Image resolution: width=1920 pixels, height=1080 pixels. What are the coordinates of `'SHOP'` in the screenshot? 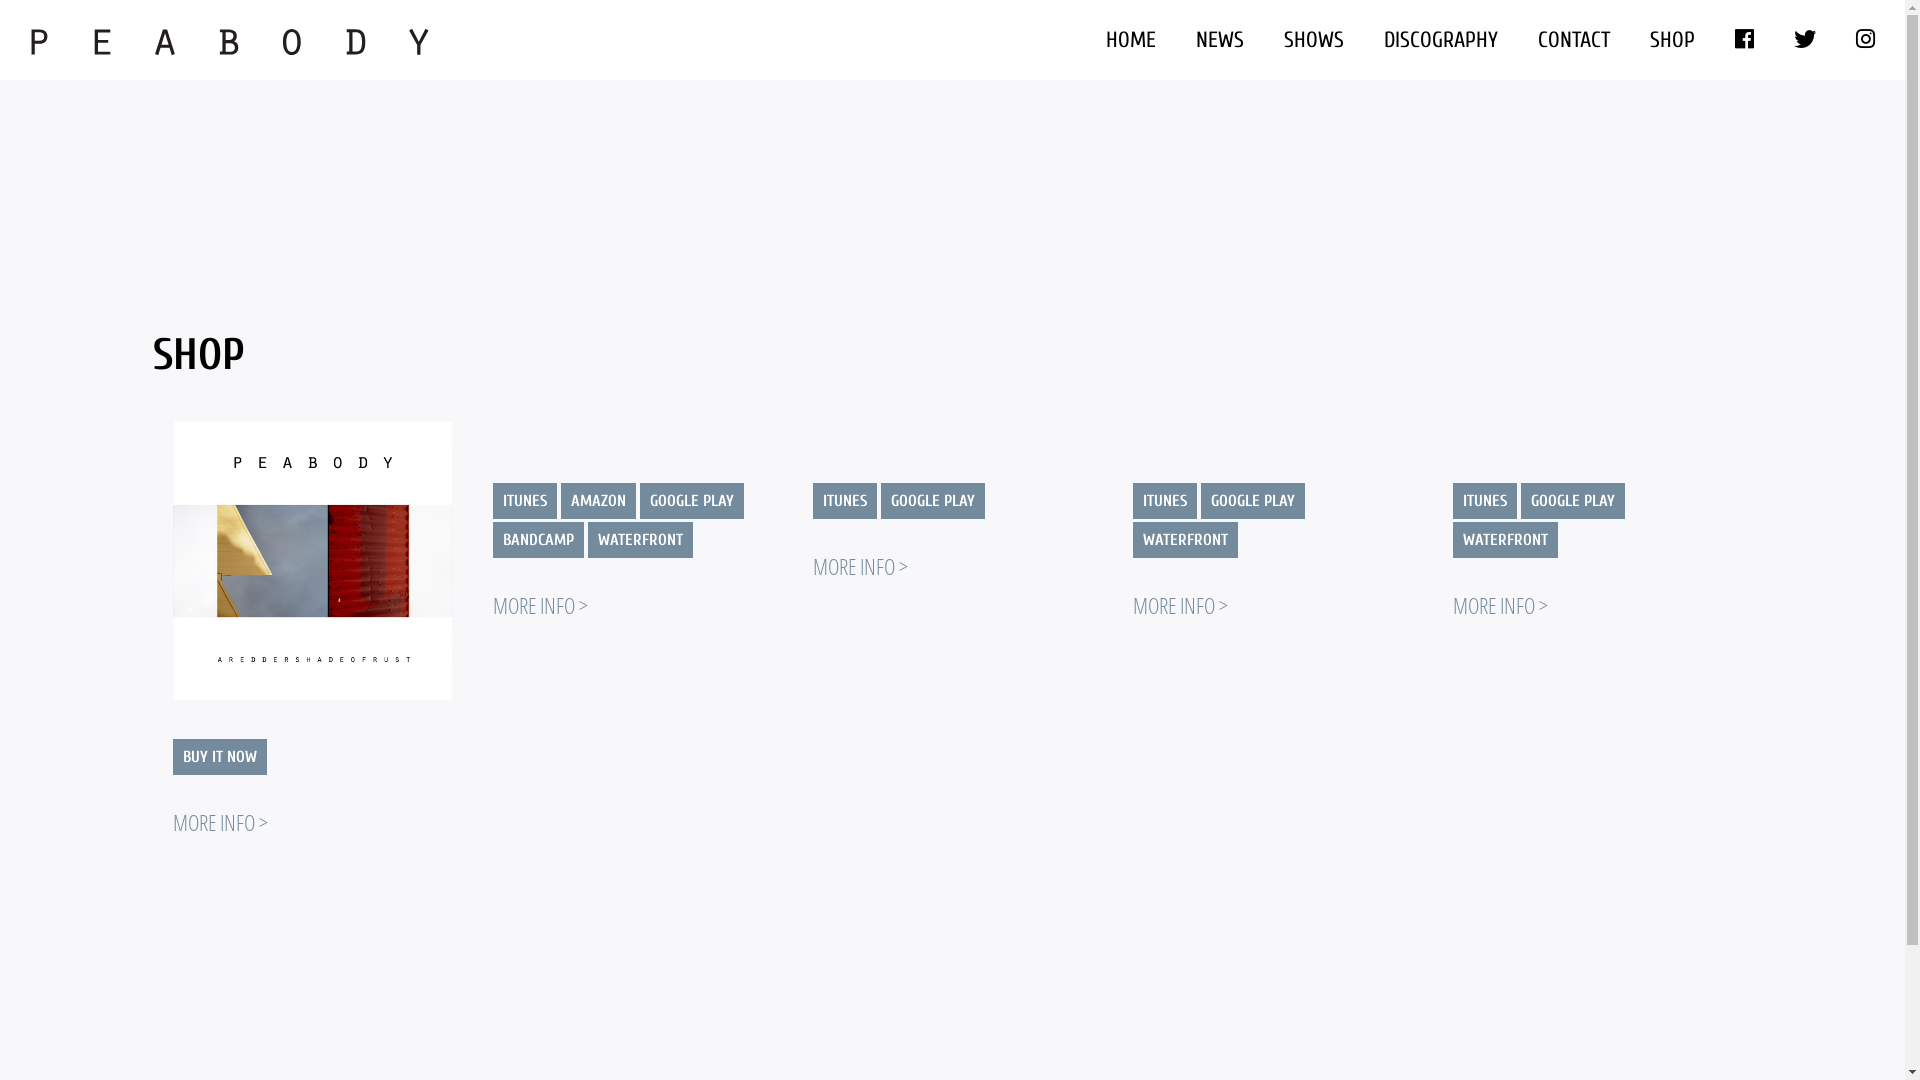 It's located at (1672, 39).